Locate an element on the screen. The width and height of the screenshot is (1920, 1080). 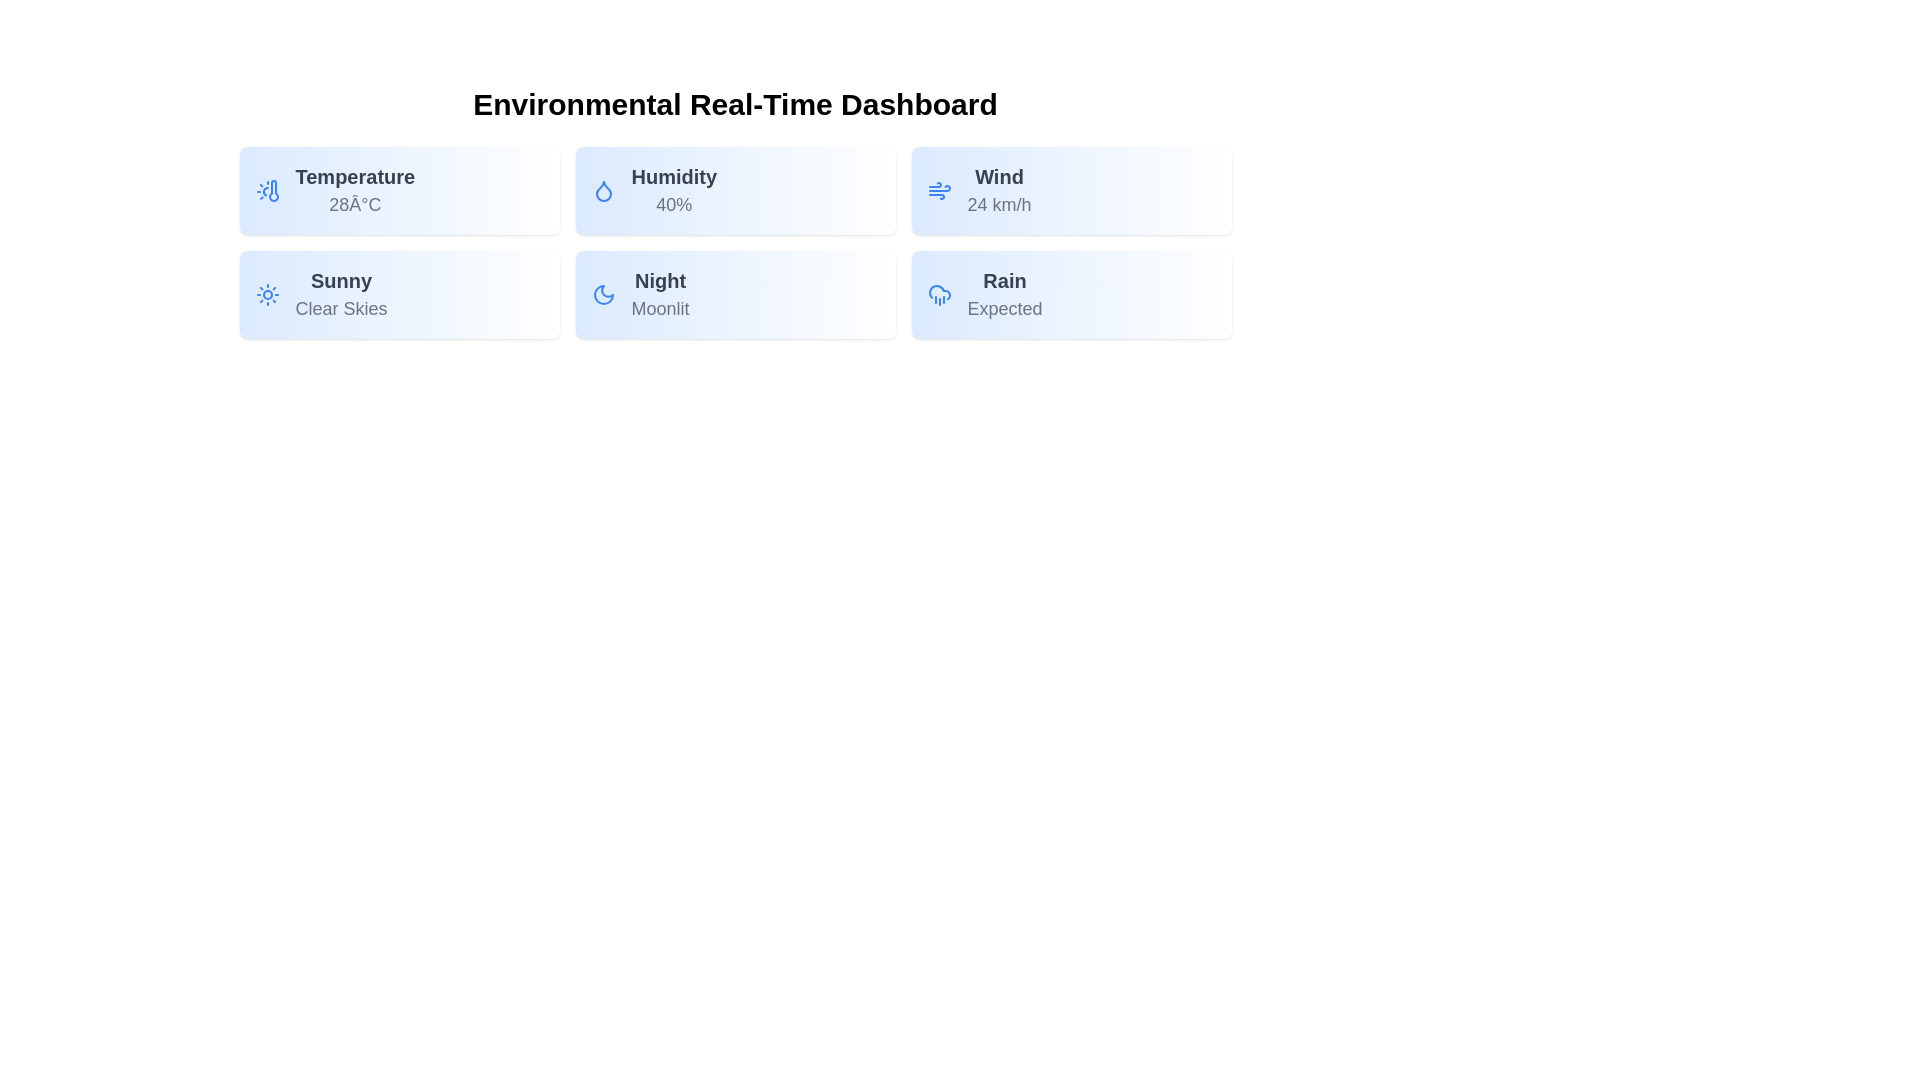
the blue-colored wind icon that represents wind data, located at the leftmost position of the 'Wind' card, adjacent to the text '24 km/h' and 'Wind' is located at coordinates (938, 191).